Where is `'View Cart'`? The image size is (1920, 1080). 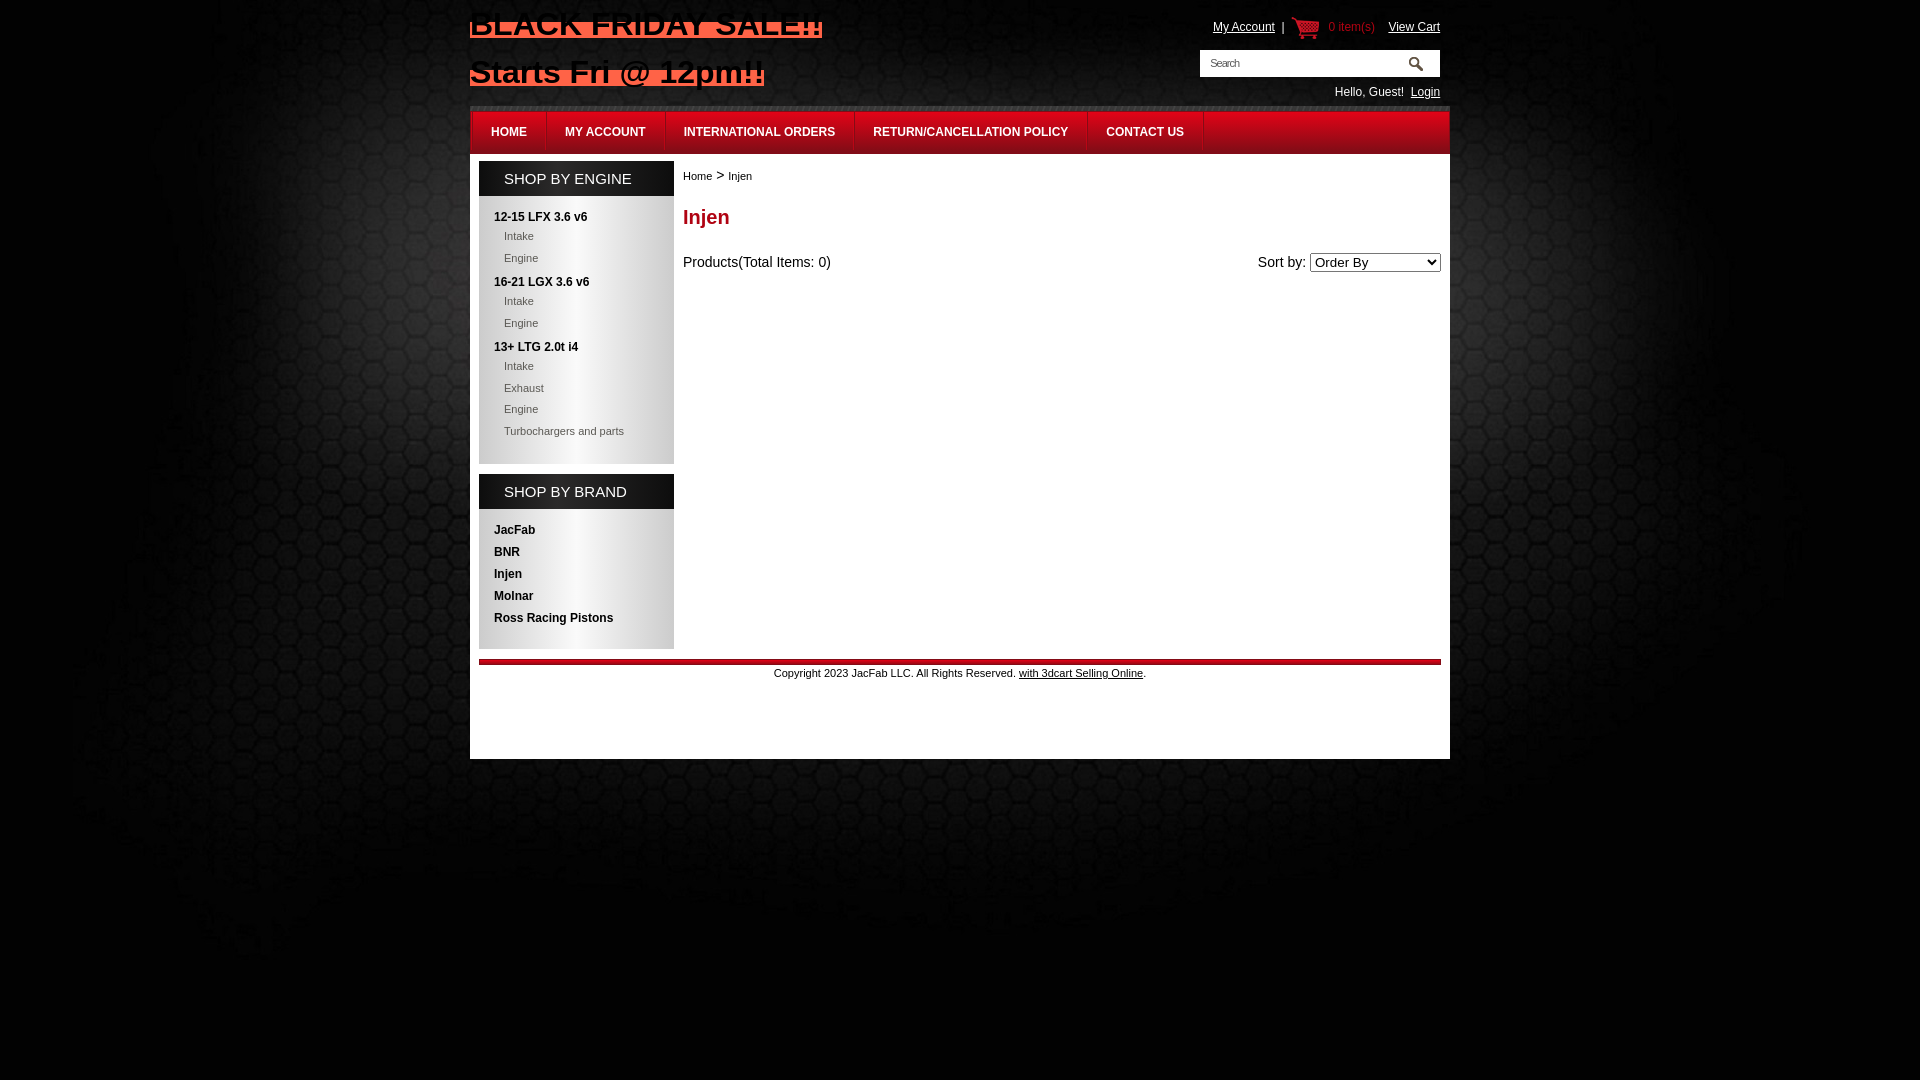
'View Cart' is located at coordinates (1413, 27).